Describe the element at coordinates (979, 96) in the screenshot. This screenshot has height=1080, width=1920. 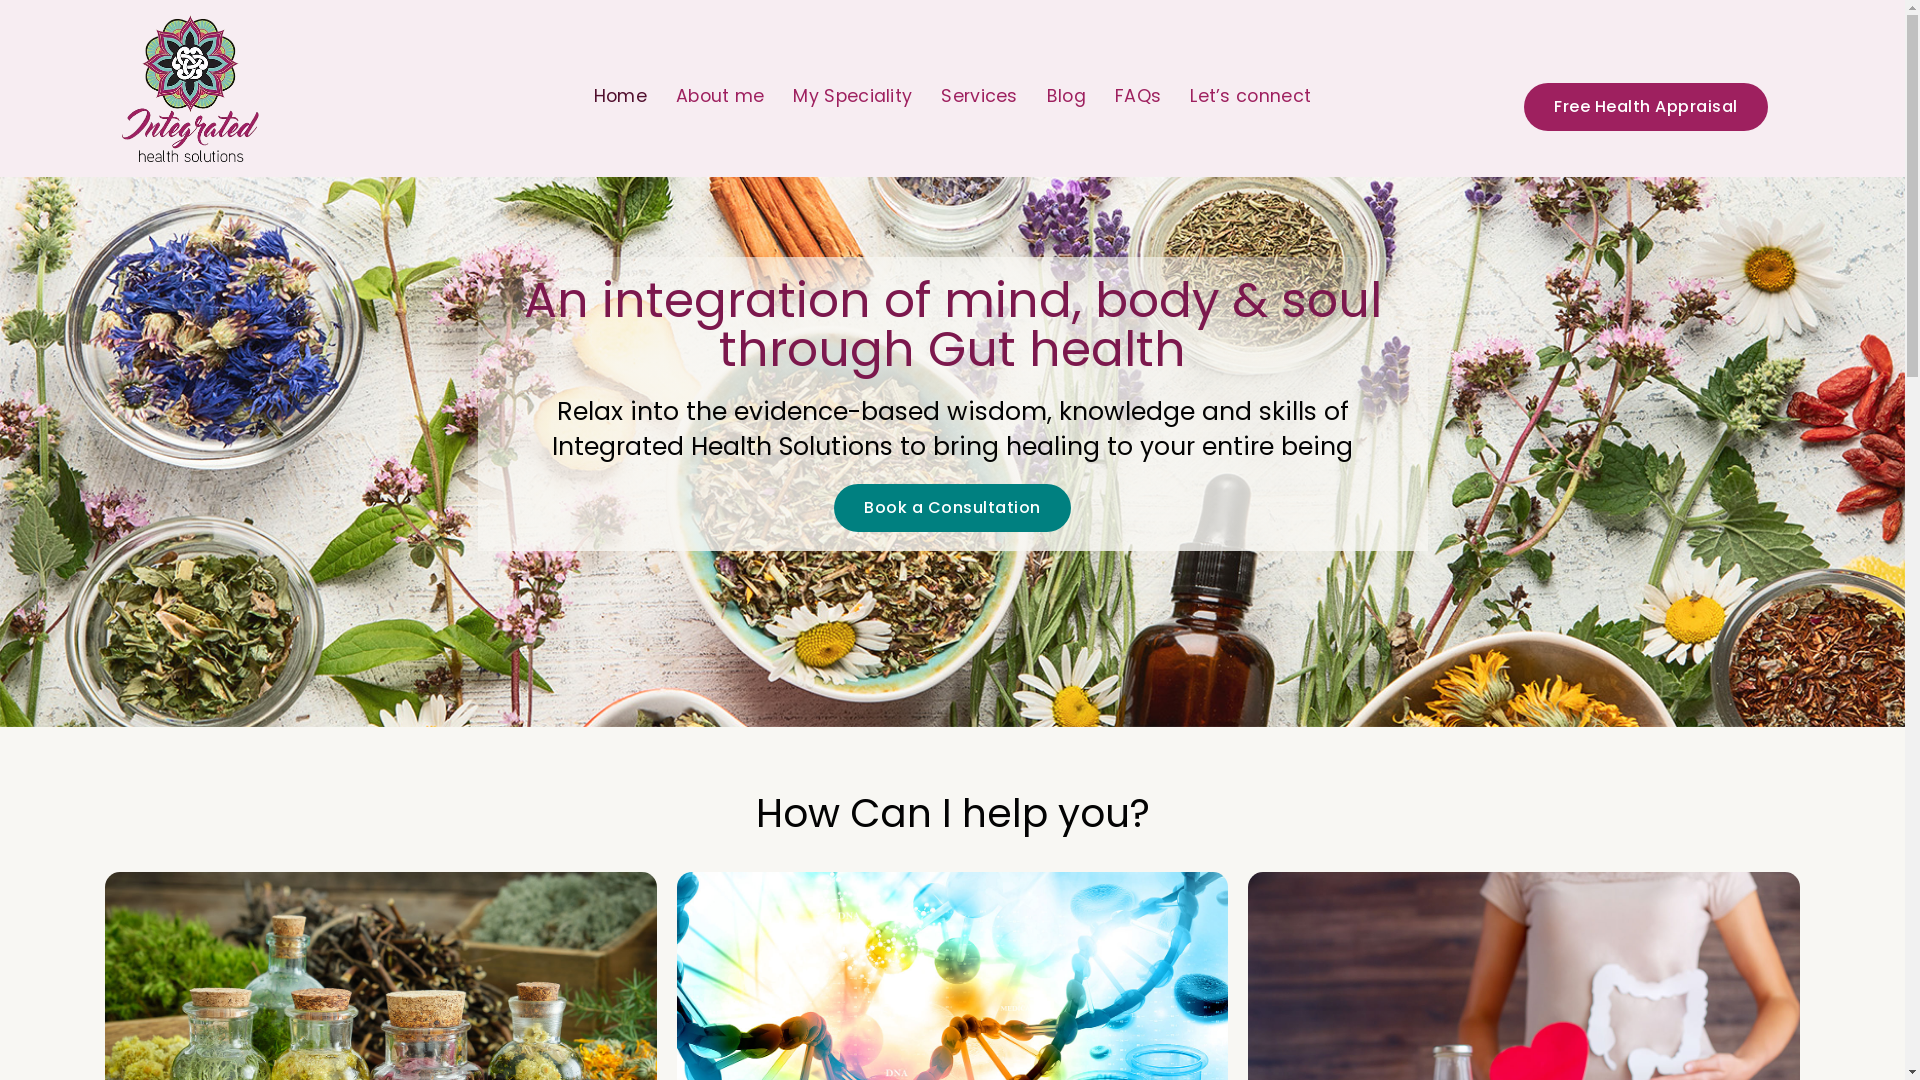
I see `'Services'` at that location.